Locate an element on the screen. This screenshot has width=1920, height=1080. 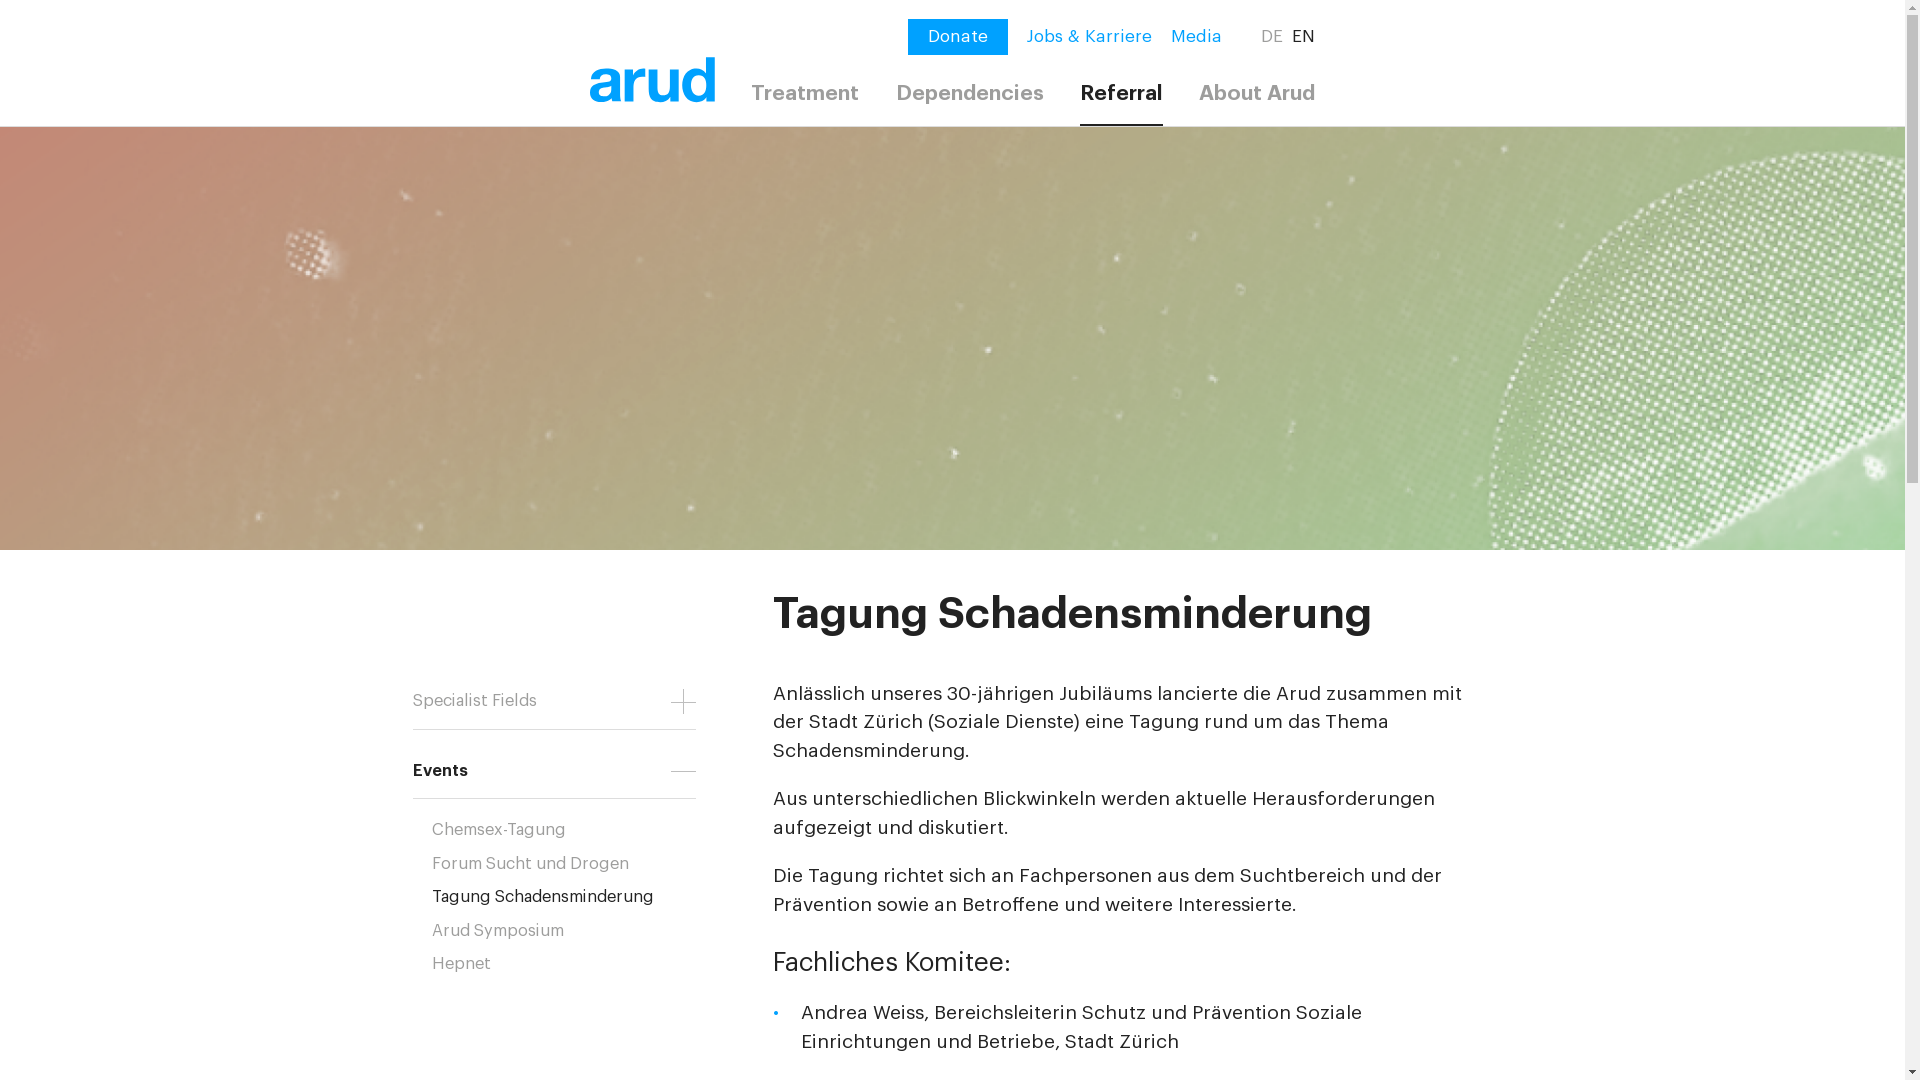
'Chemsex-Tagung' is located at coordinates (572, 829).